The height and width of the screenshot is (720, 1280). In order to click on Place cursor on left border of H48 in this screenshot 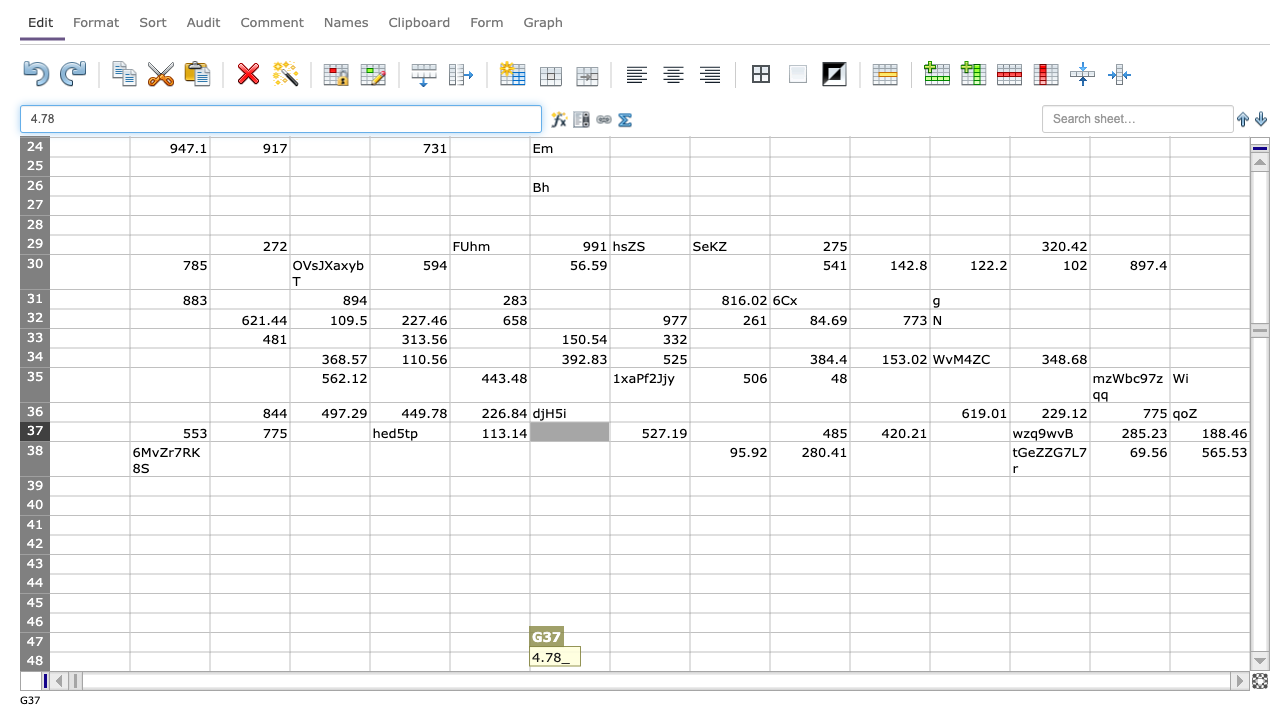, I will do `click(609, 661)`.